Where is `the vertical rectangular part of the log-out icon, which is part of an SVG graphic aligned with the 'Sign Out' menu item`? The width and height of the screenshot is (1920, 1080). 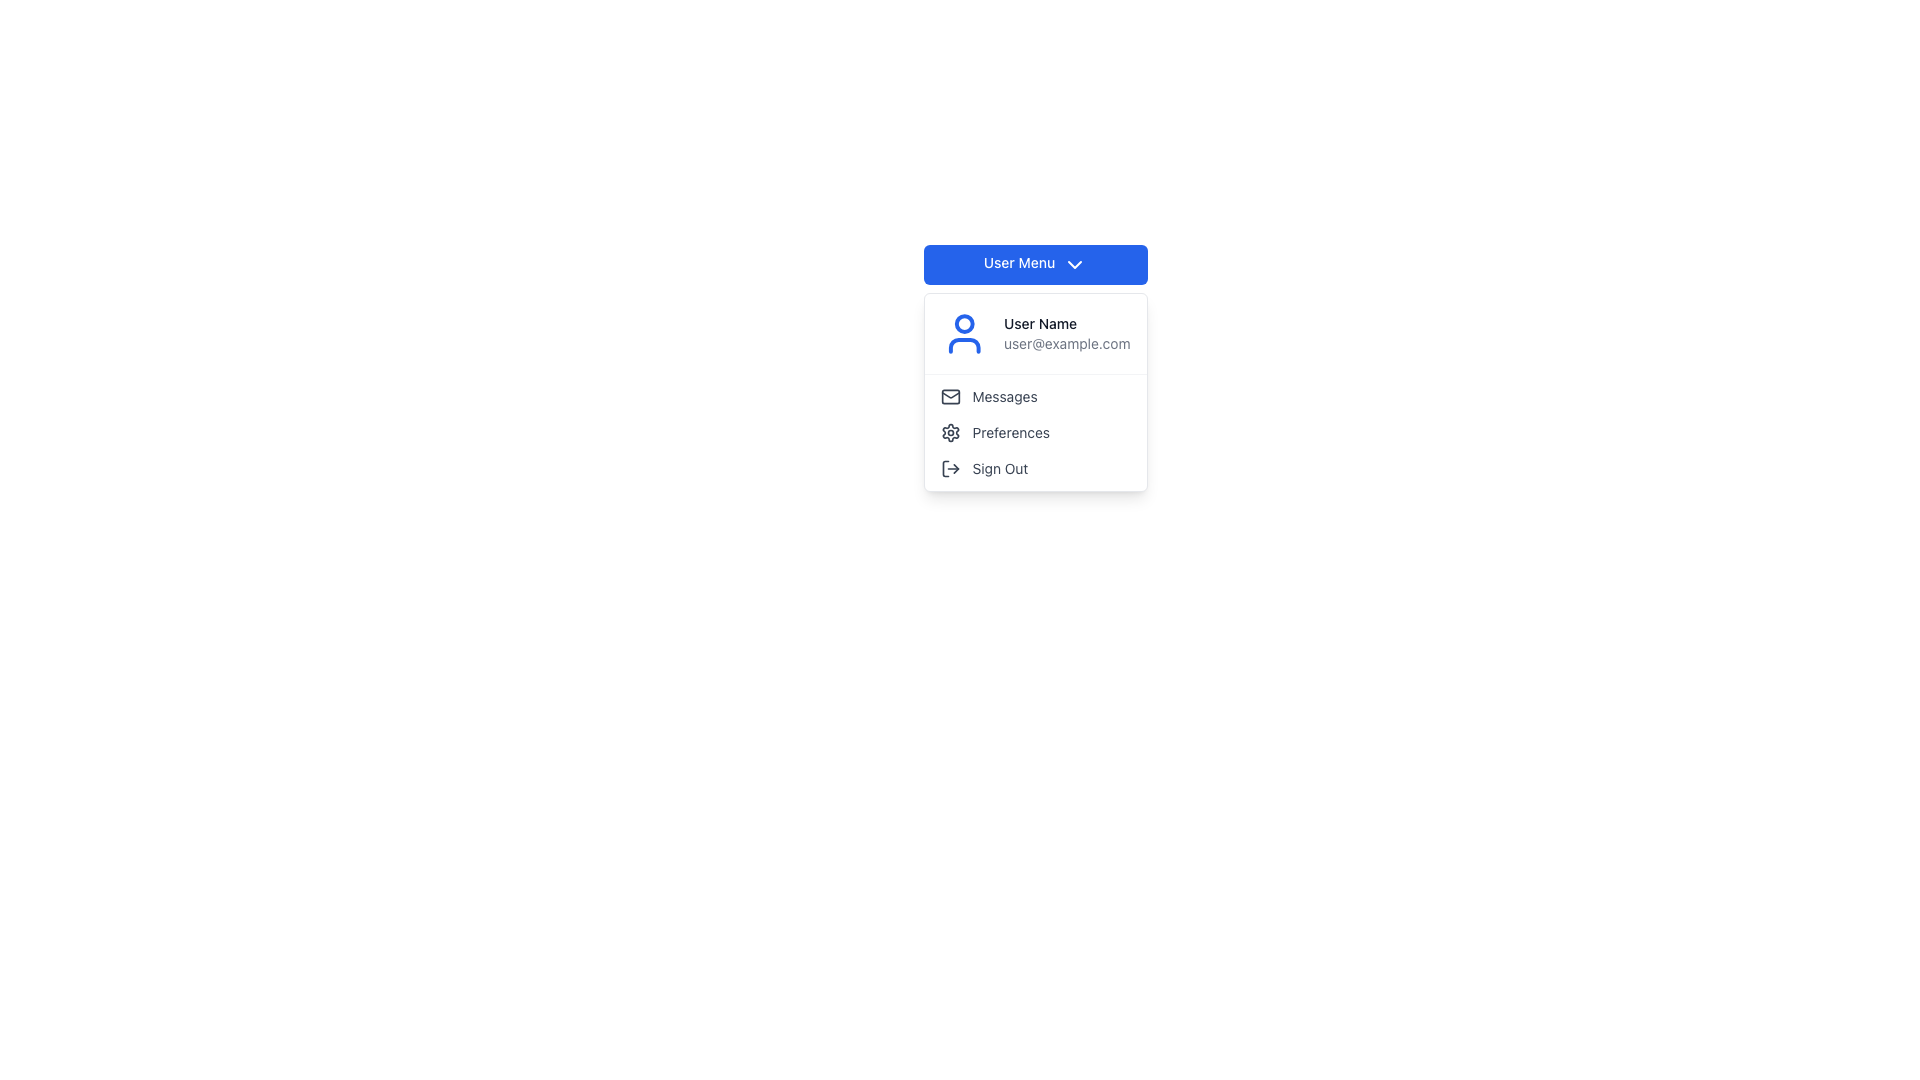 the vertical rectangular part of the log-out icon, which is part of an SVG graphic aligned with the 'Sign Out' menu item is located at coordinates (944, 469).